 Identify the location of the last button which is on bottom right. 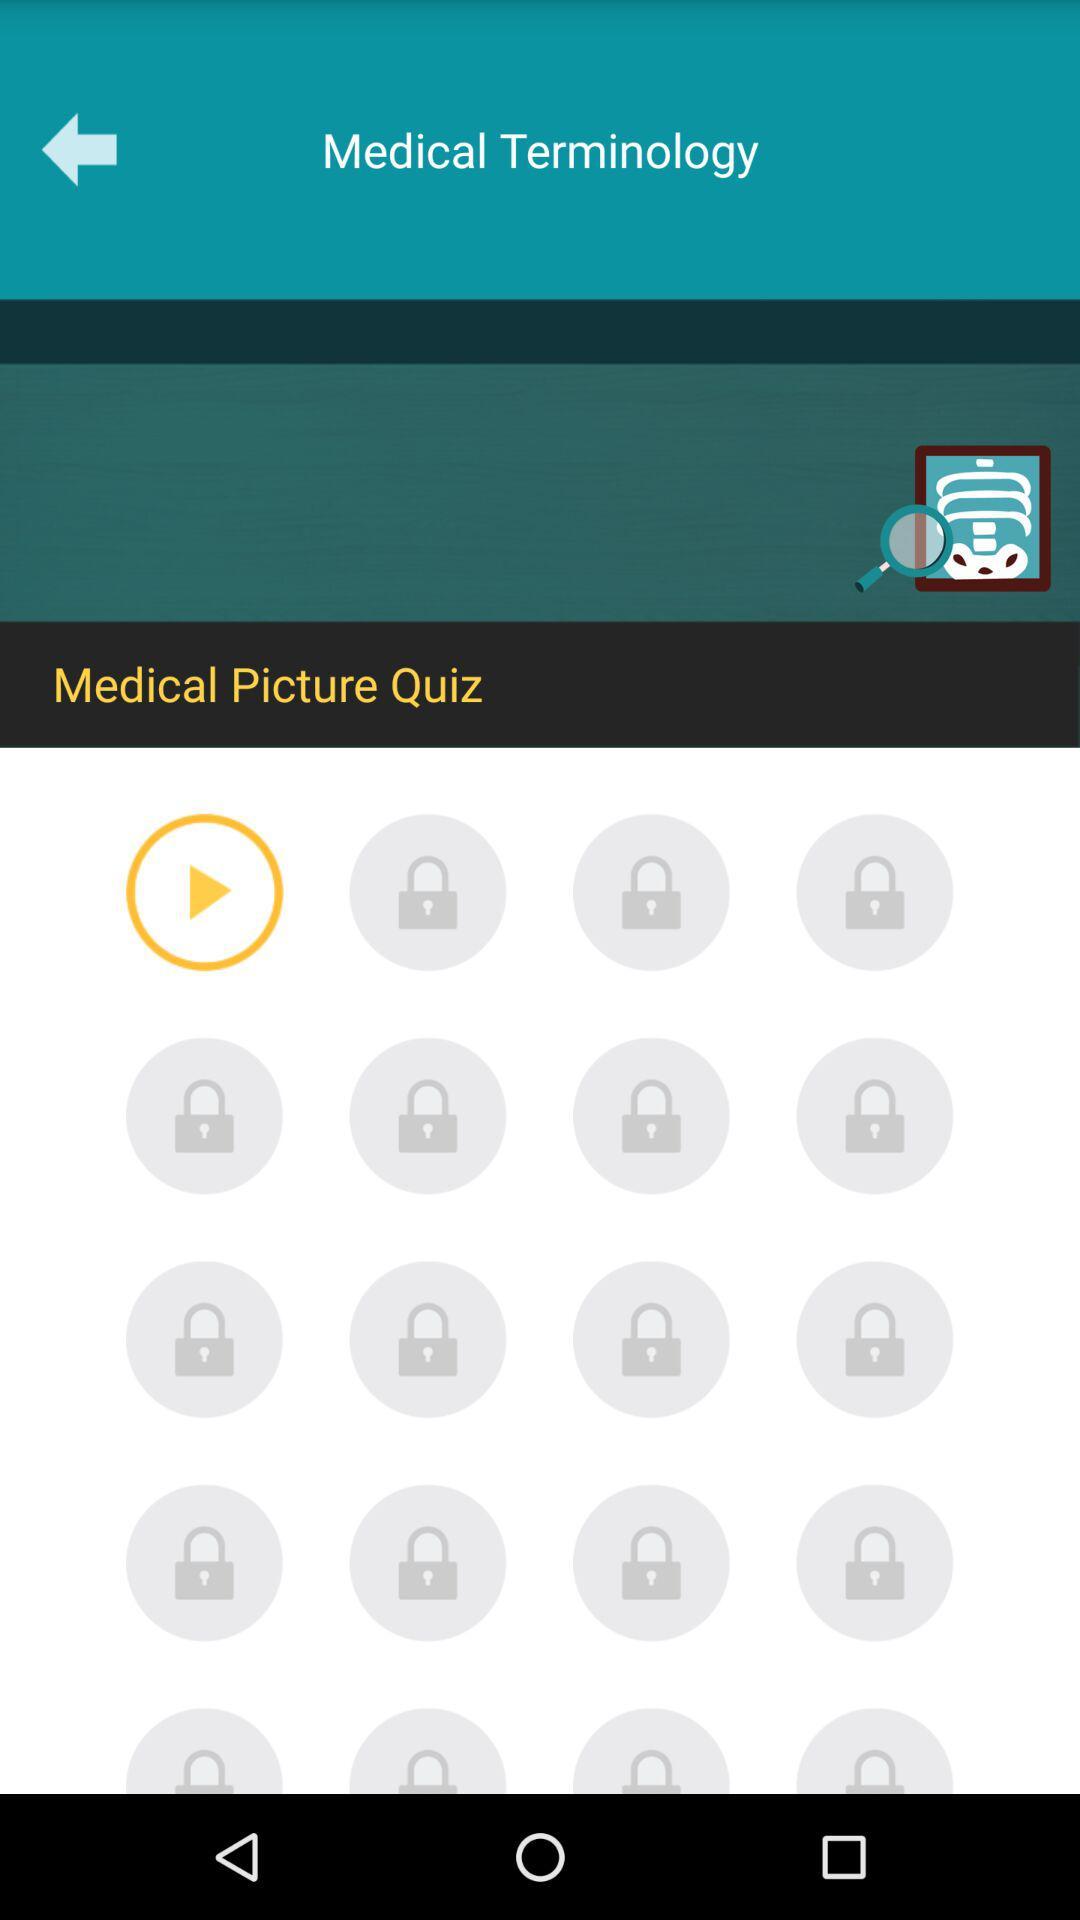
(874, 1750).